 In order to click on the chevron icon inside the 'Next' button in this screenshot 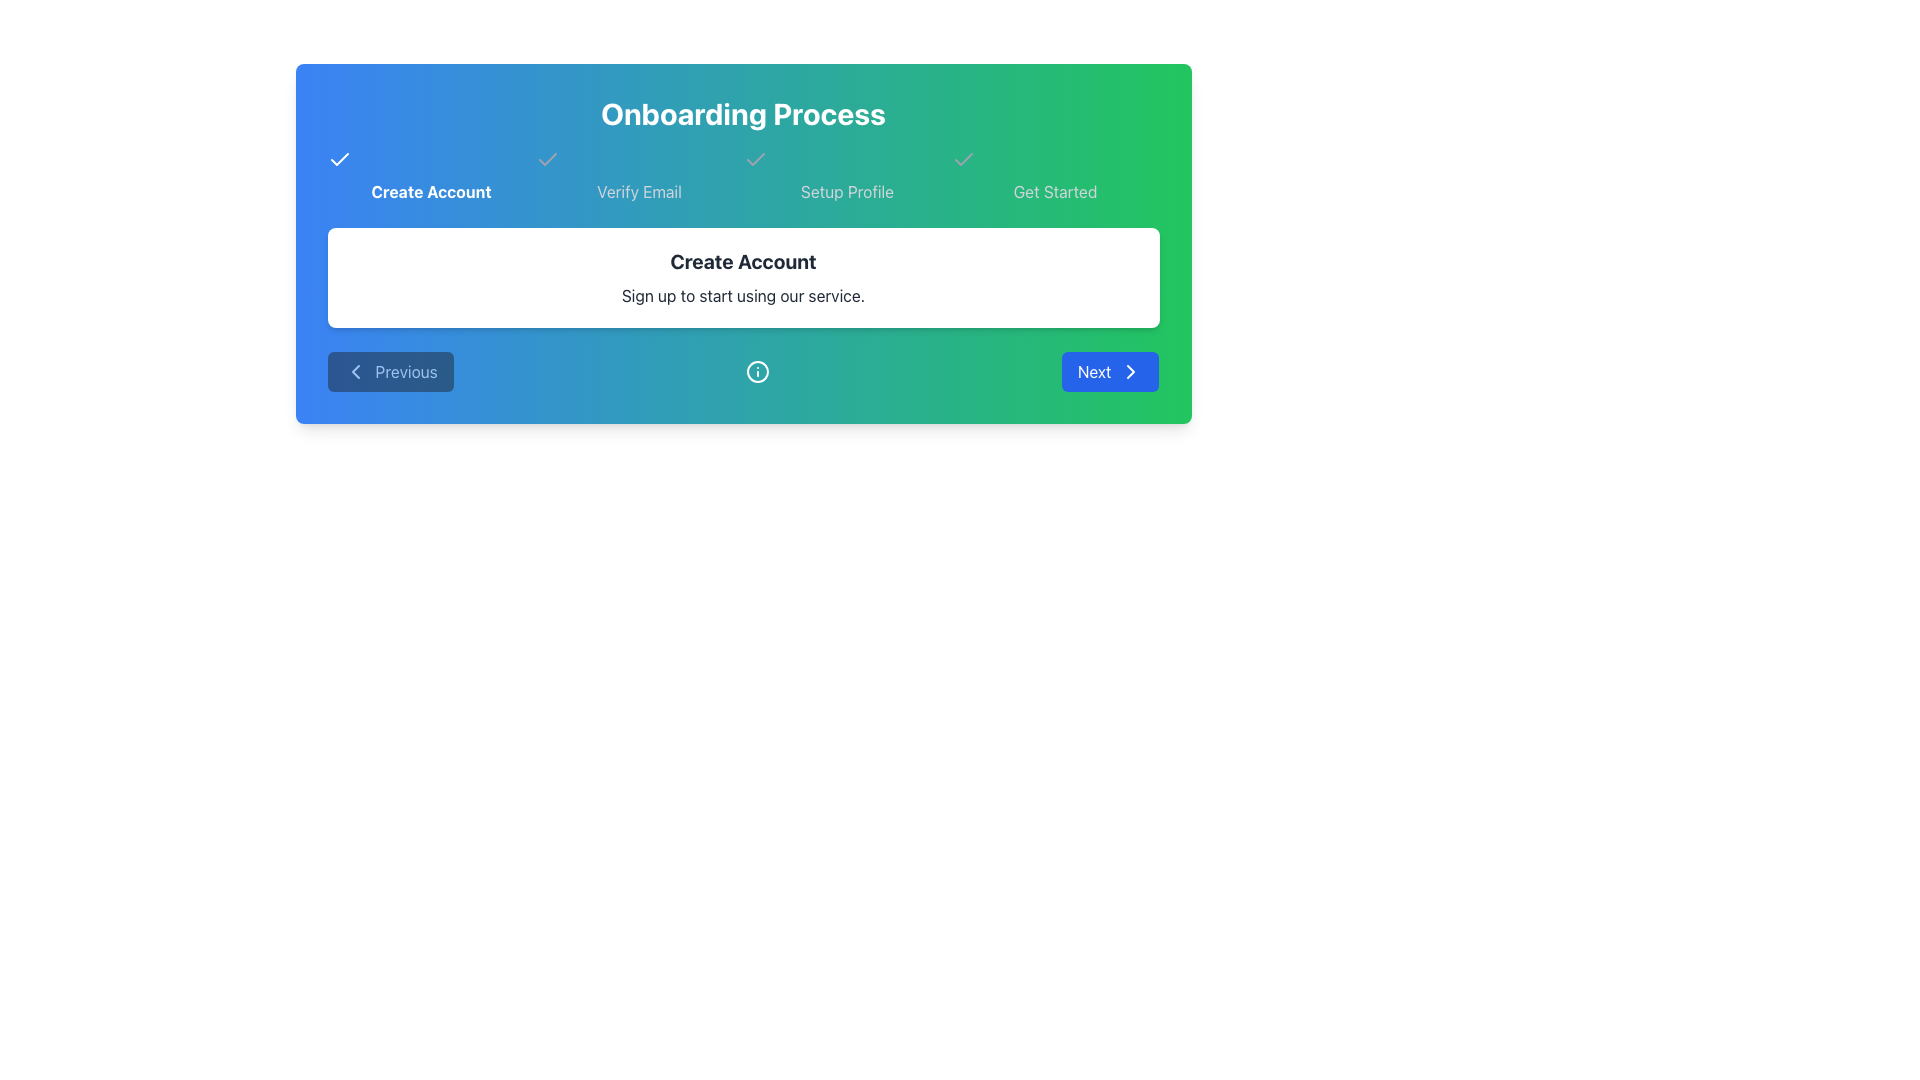, I will do `click(1131, 371)`.